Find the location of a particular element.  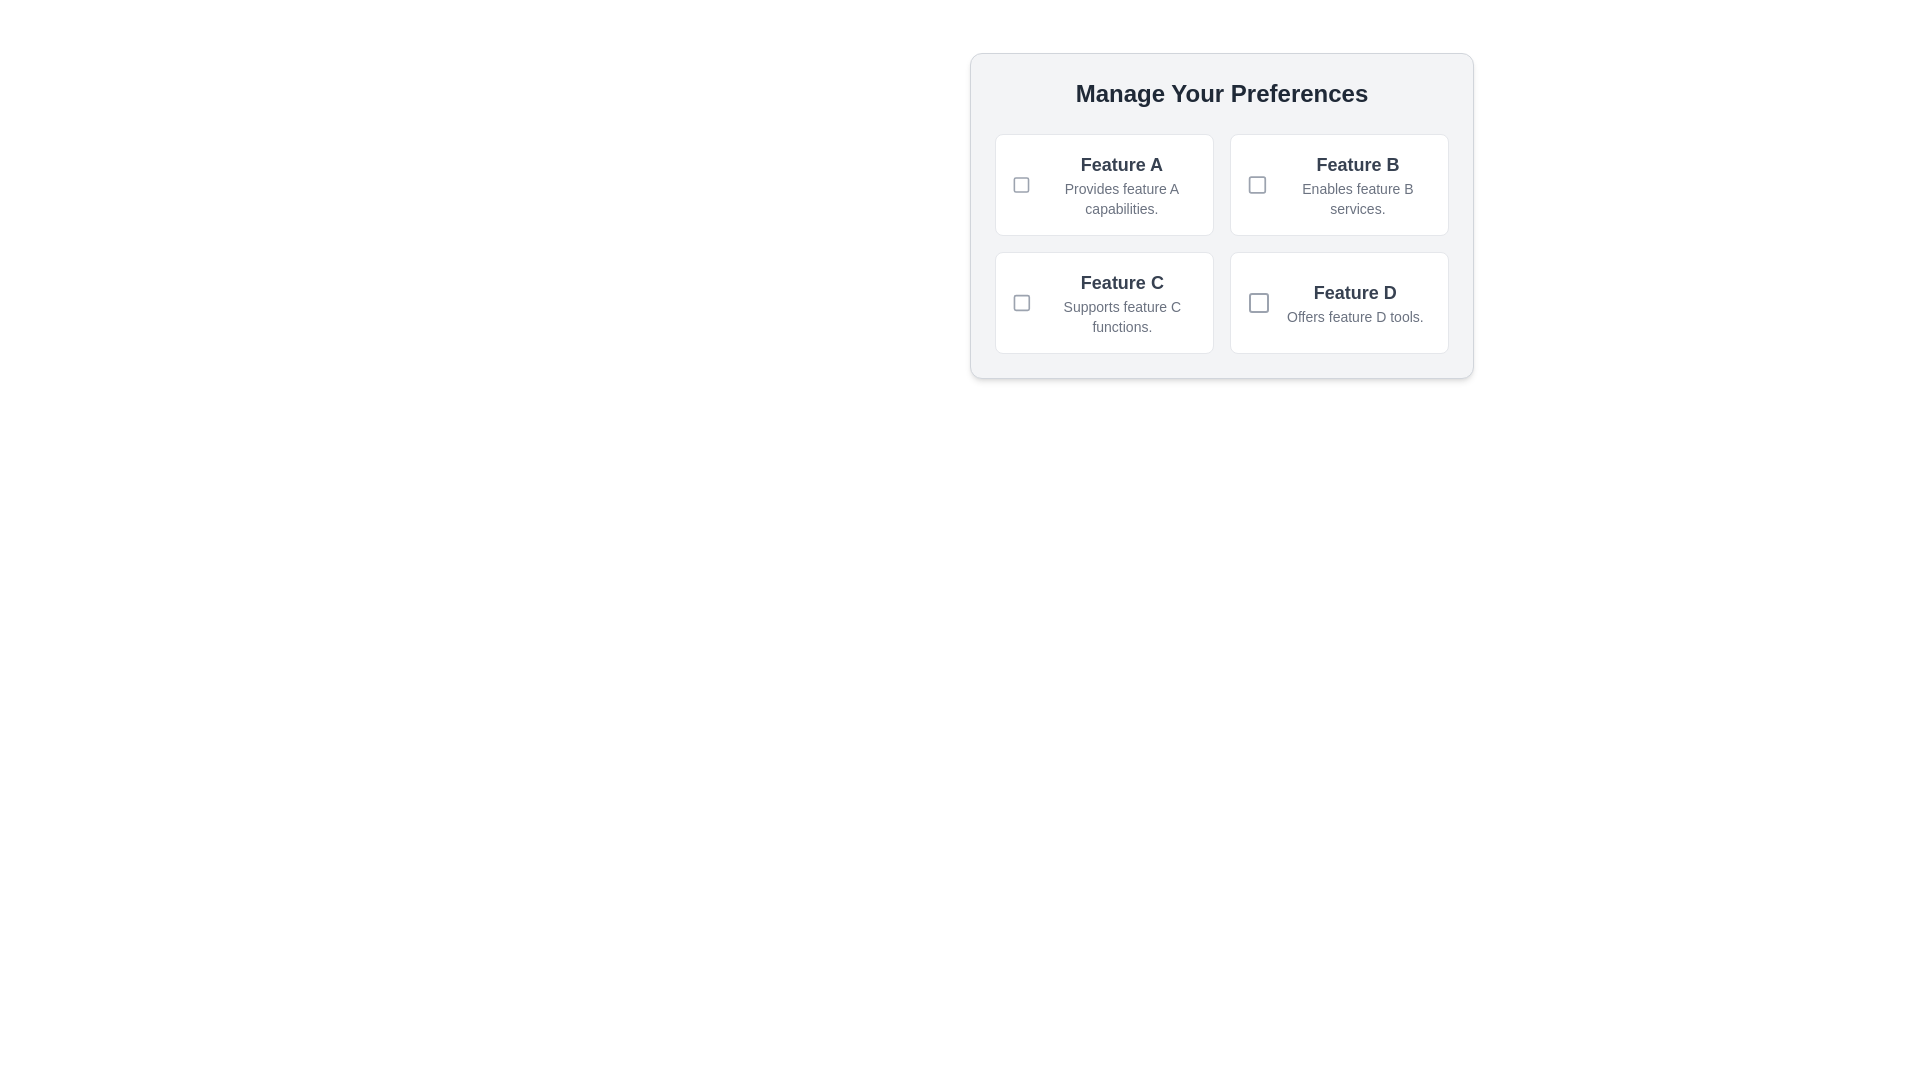

the selectable option labeled 'Feature D' is located at coordinates (1339, 303).